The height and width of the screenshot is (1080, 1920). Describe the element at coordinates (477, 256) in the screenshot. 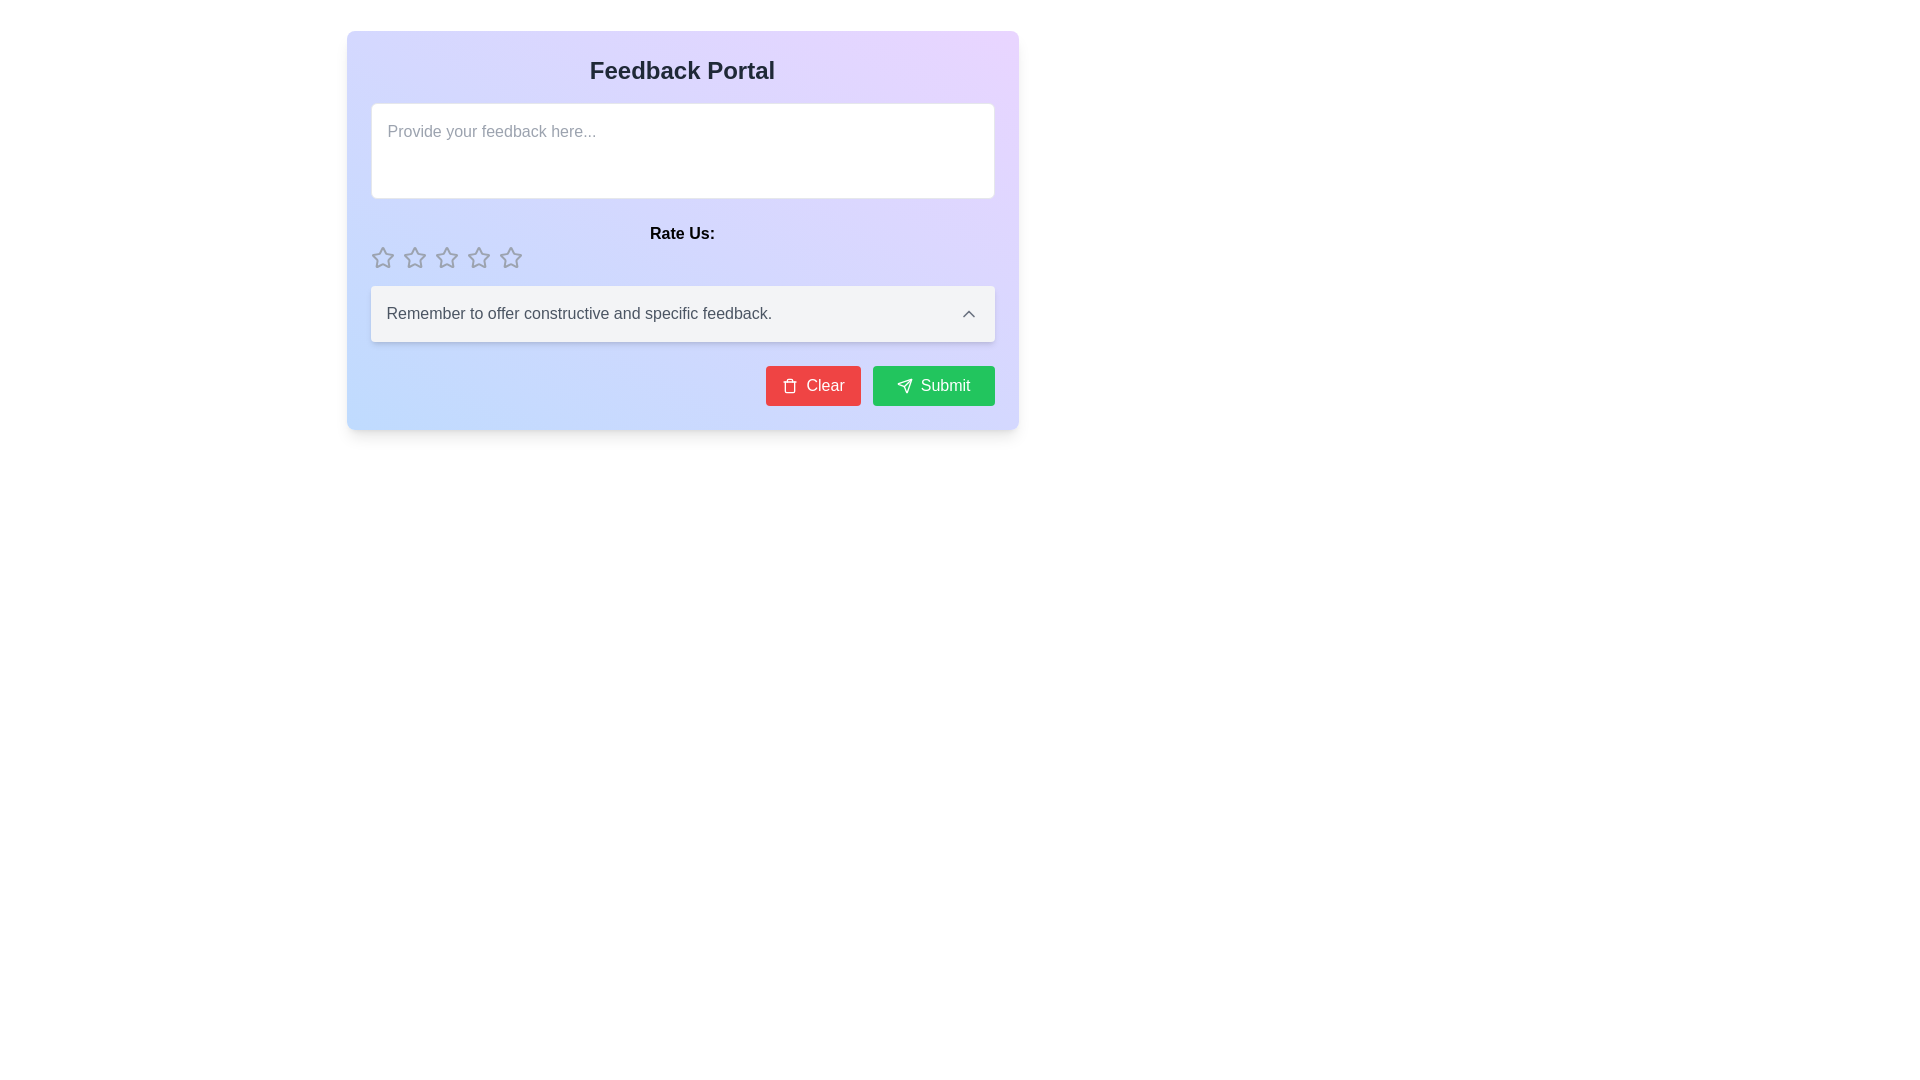

I see `the fourth star in the rating widget` at that location.